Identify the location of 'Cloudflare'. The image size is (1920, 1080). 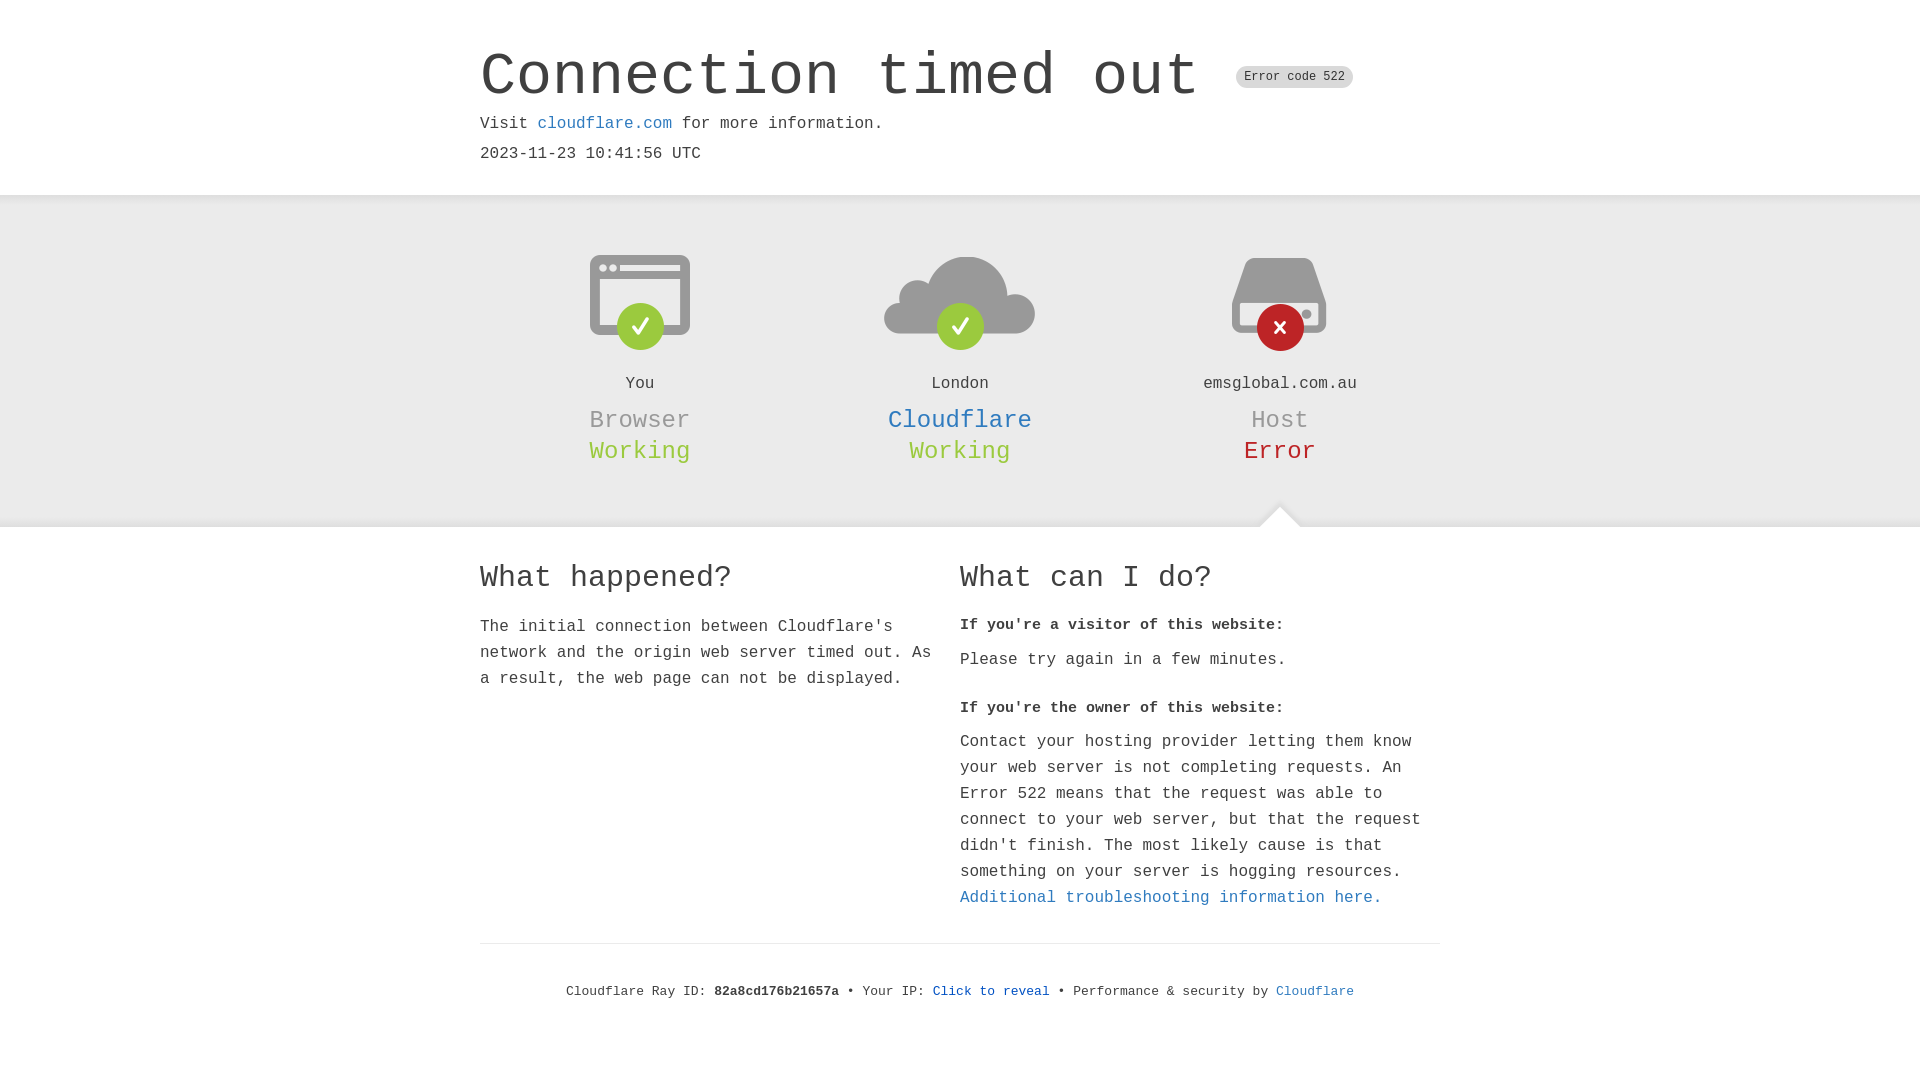
(1315, 991).